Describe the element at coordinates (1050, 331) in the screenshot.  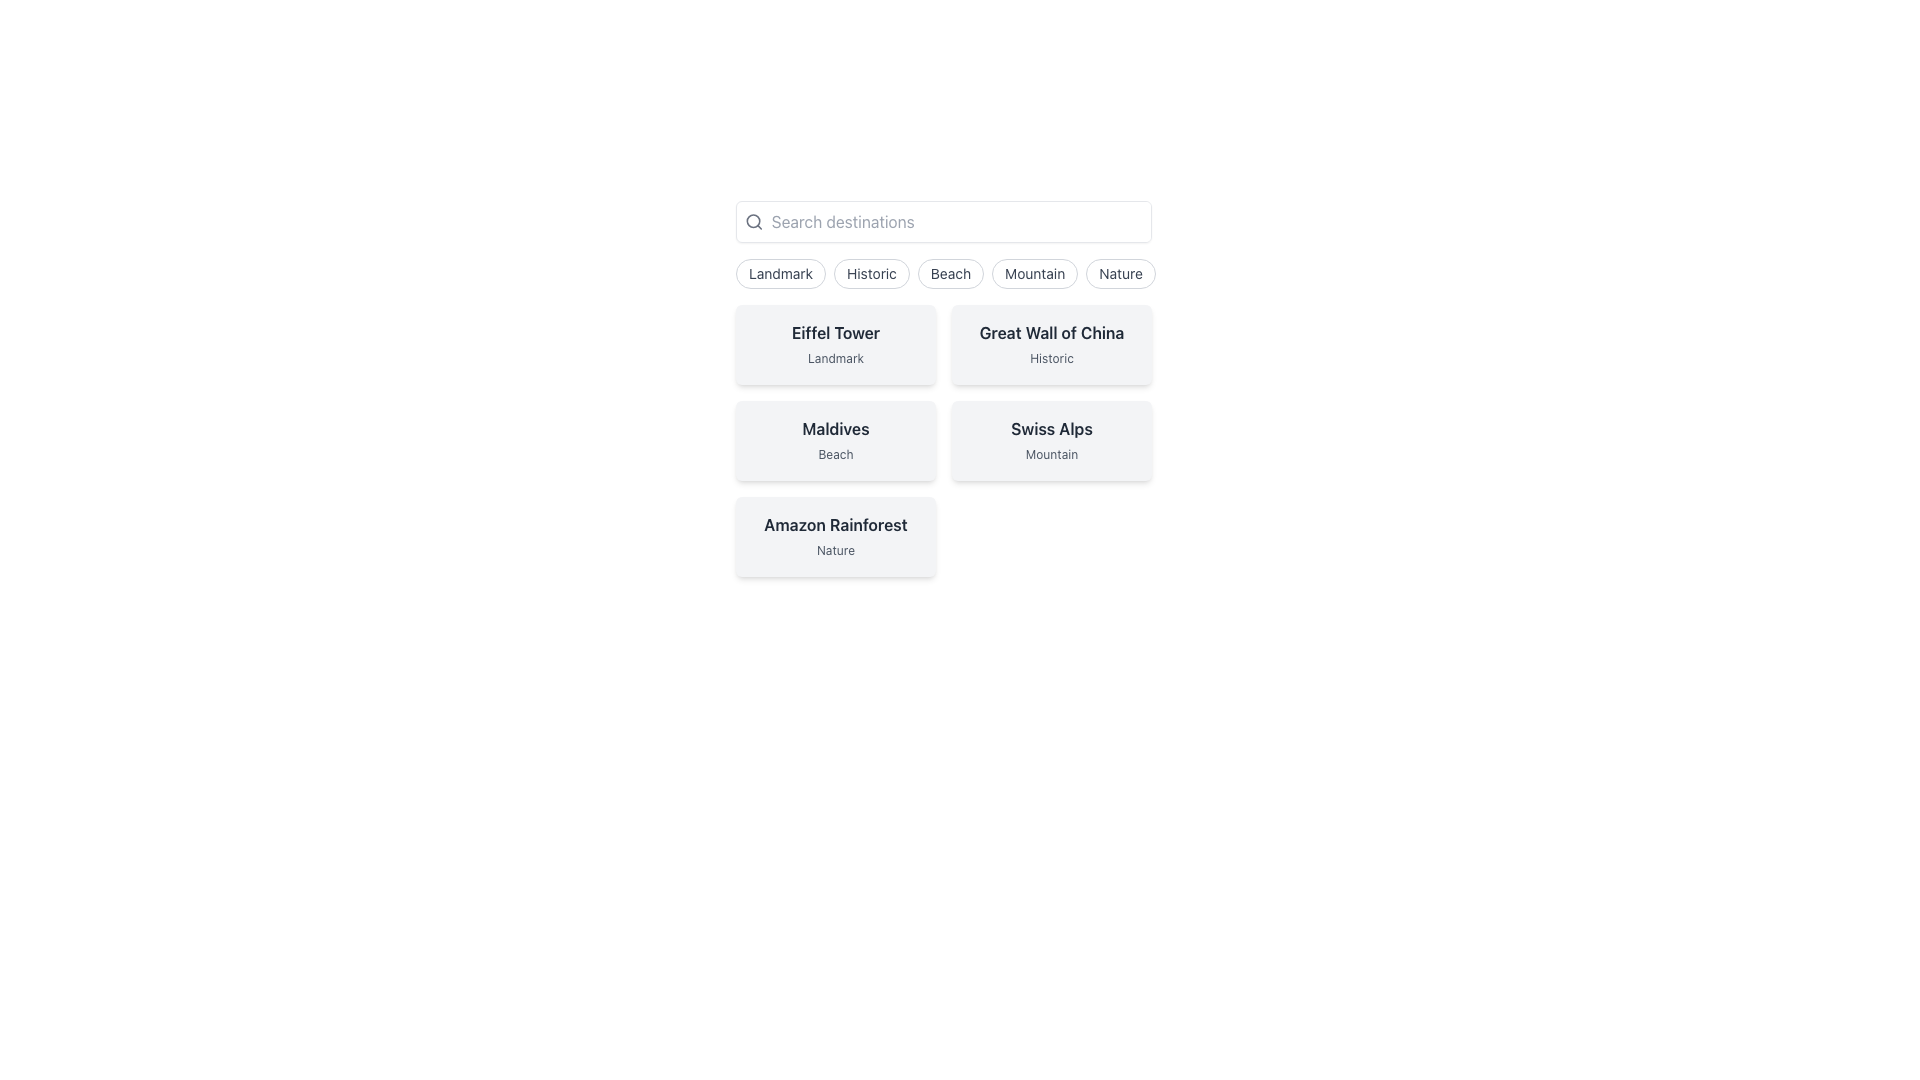
I see `the text label displaying 'Great Wall of China', which is styled in bold and dark gray, located within a card in the second row and second column of the grid layout` at that location.